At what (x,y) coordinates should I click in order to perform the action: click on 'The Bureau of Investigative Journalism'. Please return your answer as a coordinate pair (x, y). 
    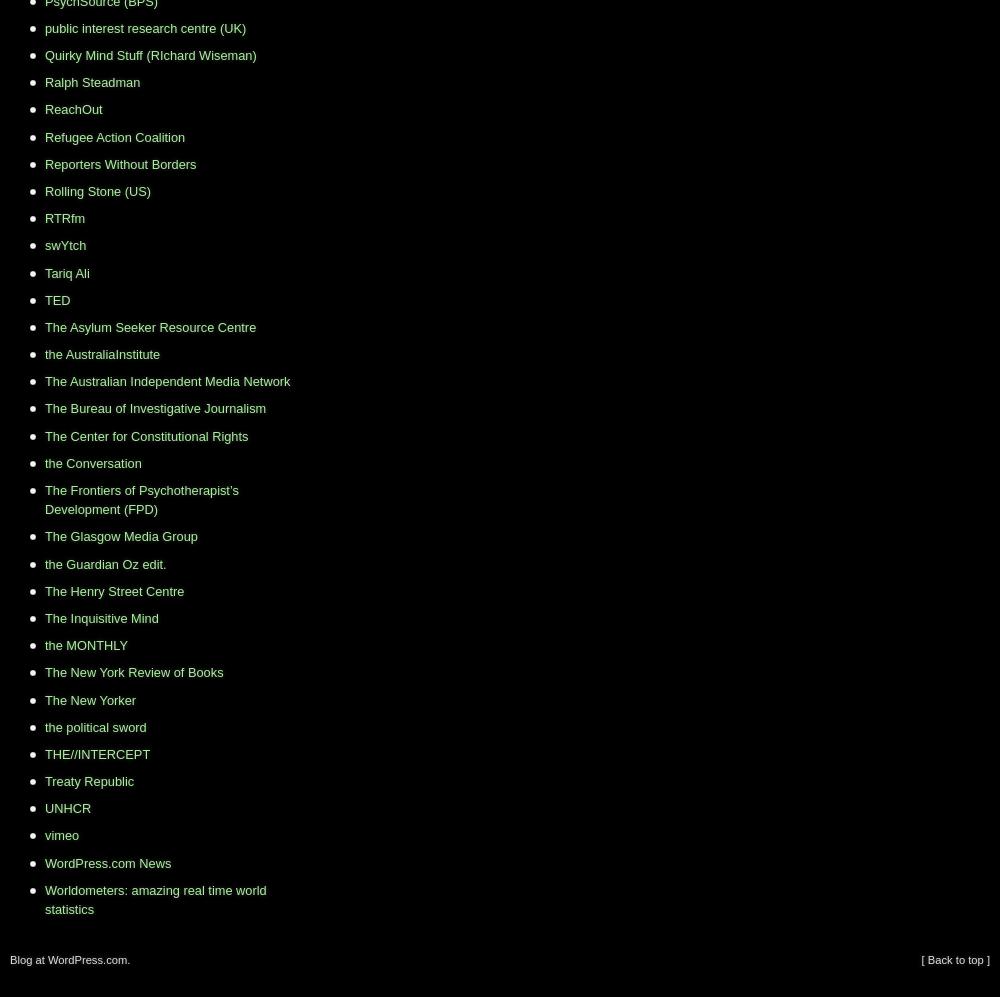
    Looking at the image, I should click on (155, 408).